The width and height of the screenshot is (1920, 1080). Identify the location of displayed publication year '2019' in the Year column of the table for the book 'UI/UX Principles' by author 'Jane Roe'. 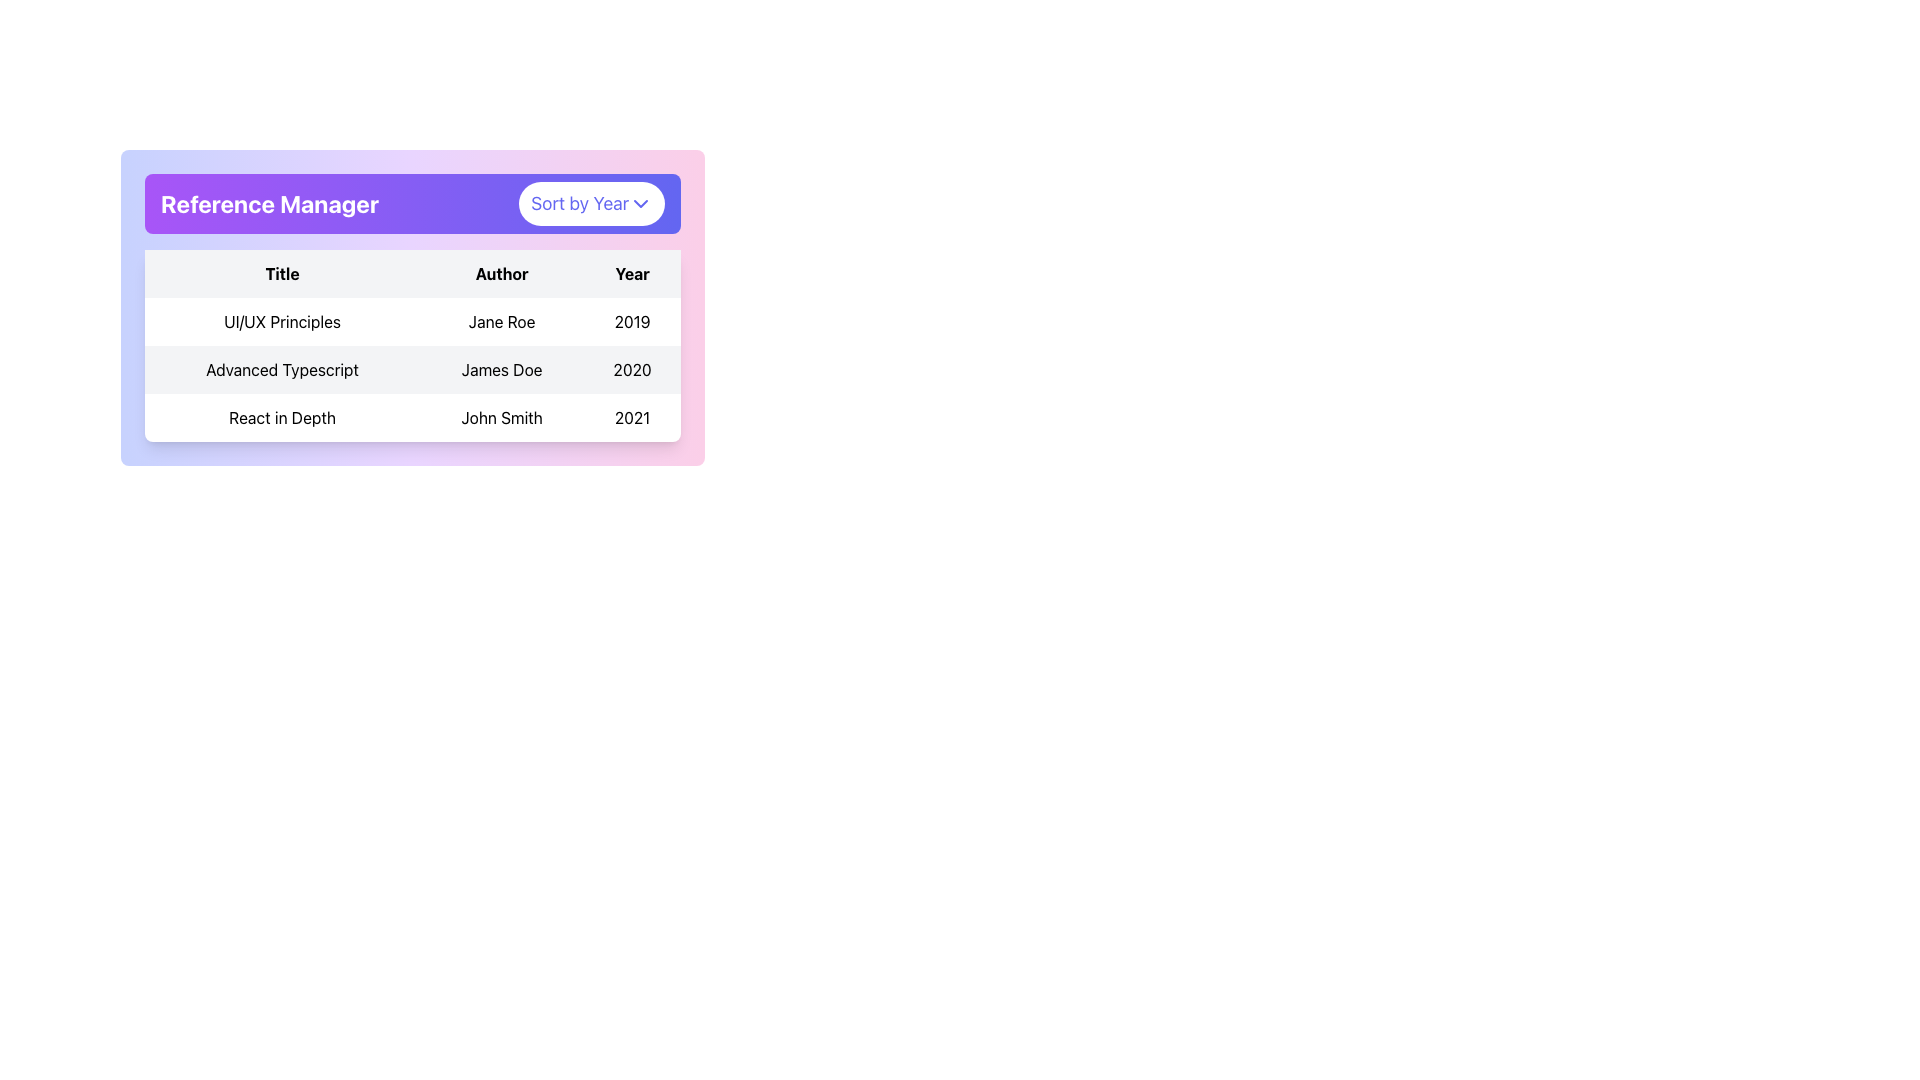
(631, 320).